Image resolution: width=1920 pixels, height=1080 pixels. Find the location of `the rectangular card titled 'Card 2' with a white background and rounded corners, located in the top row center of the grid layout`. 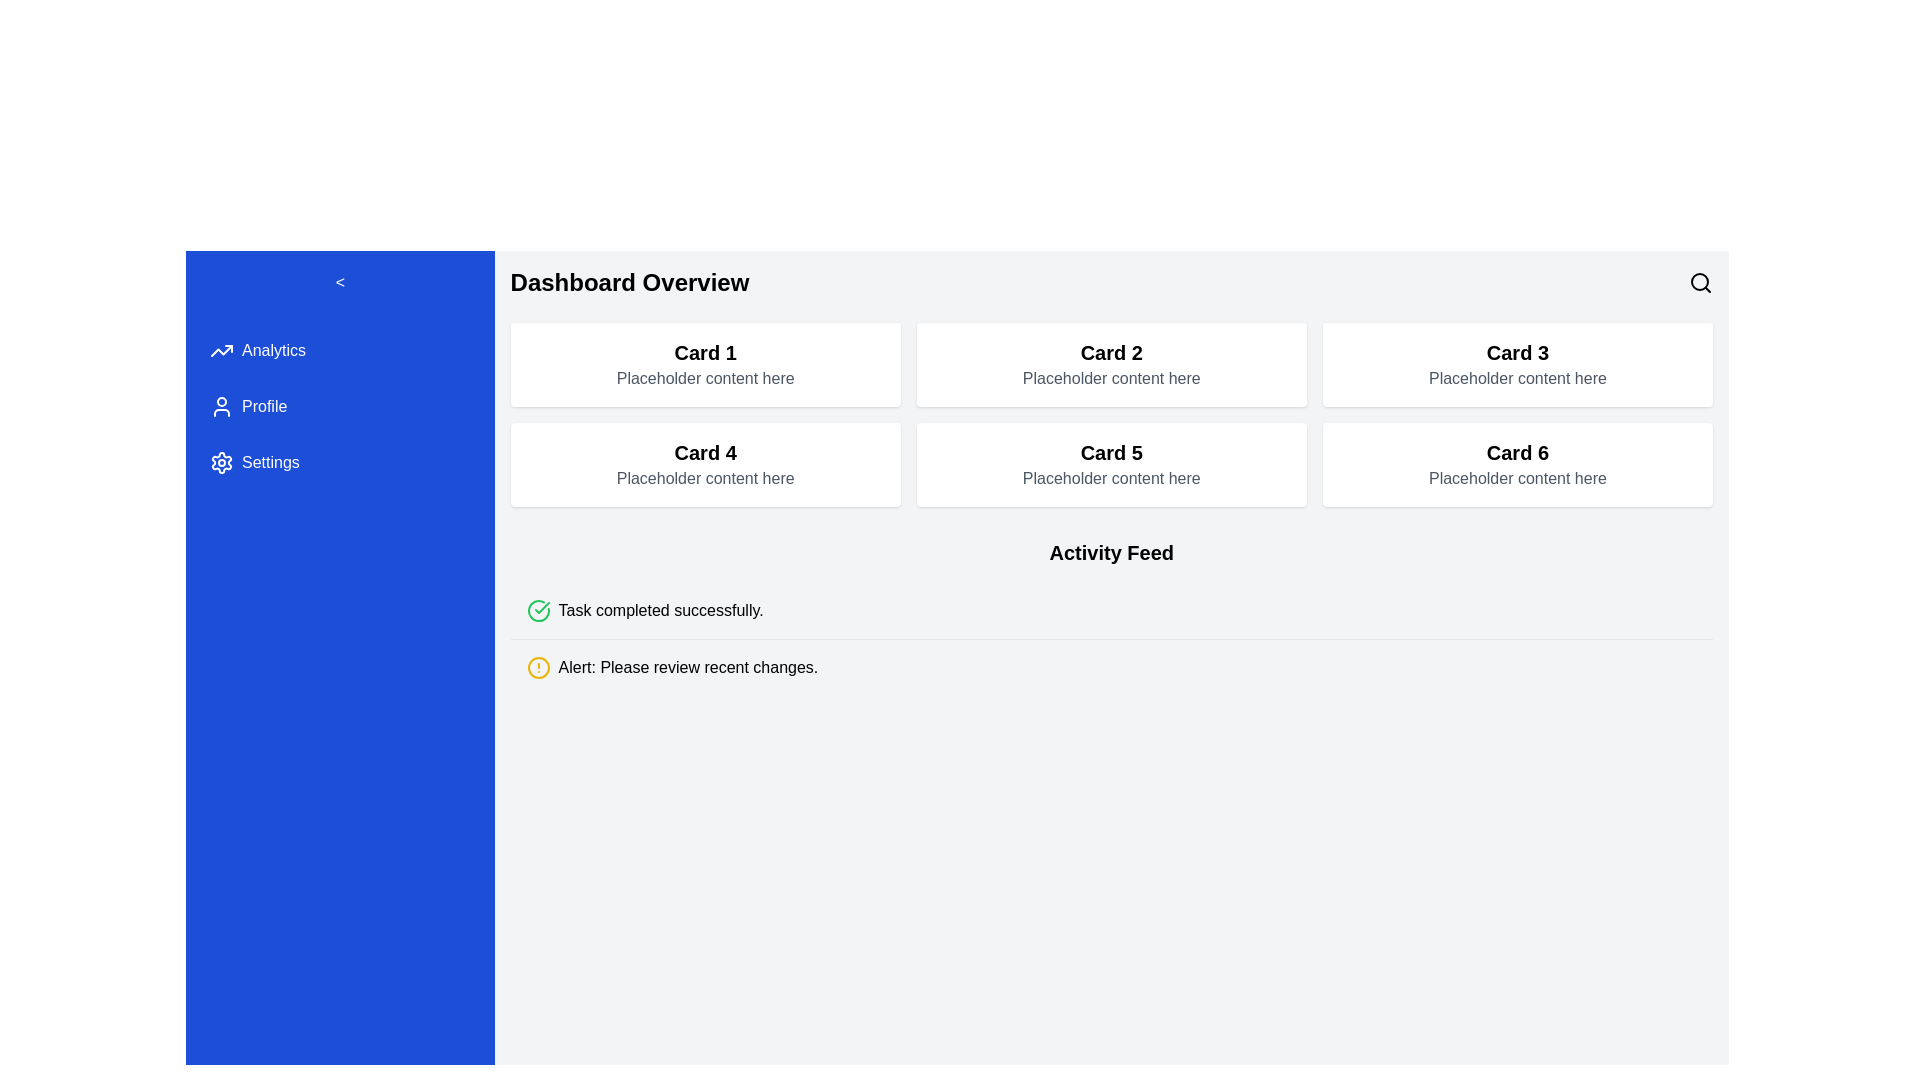

the rectangular card titled 'Card 2' with a white background and rounded corners, located in the top row center of the grid layout is located at coordinates (1110, 365).